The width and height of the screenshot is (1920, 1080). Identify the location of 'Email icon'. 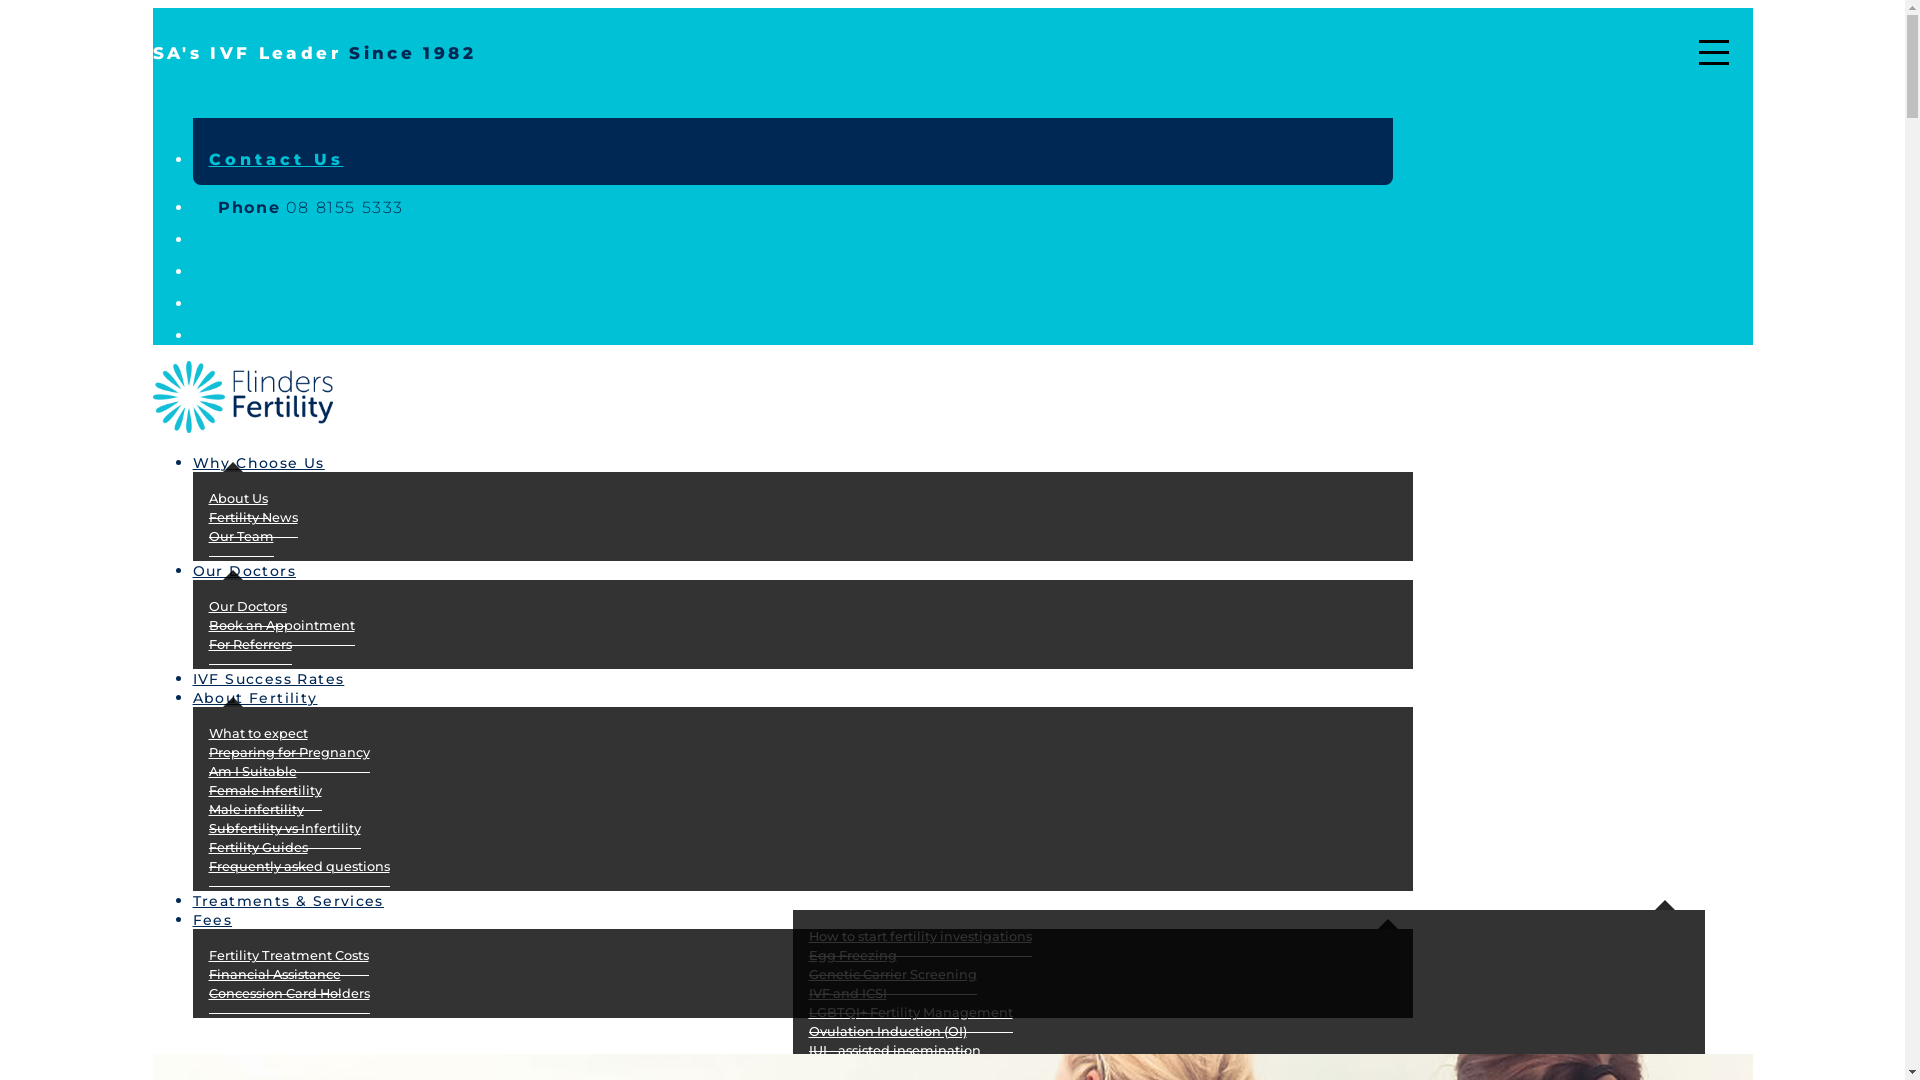
(192, 271).